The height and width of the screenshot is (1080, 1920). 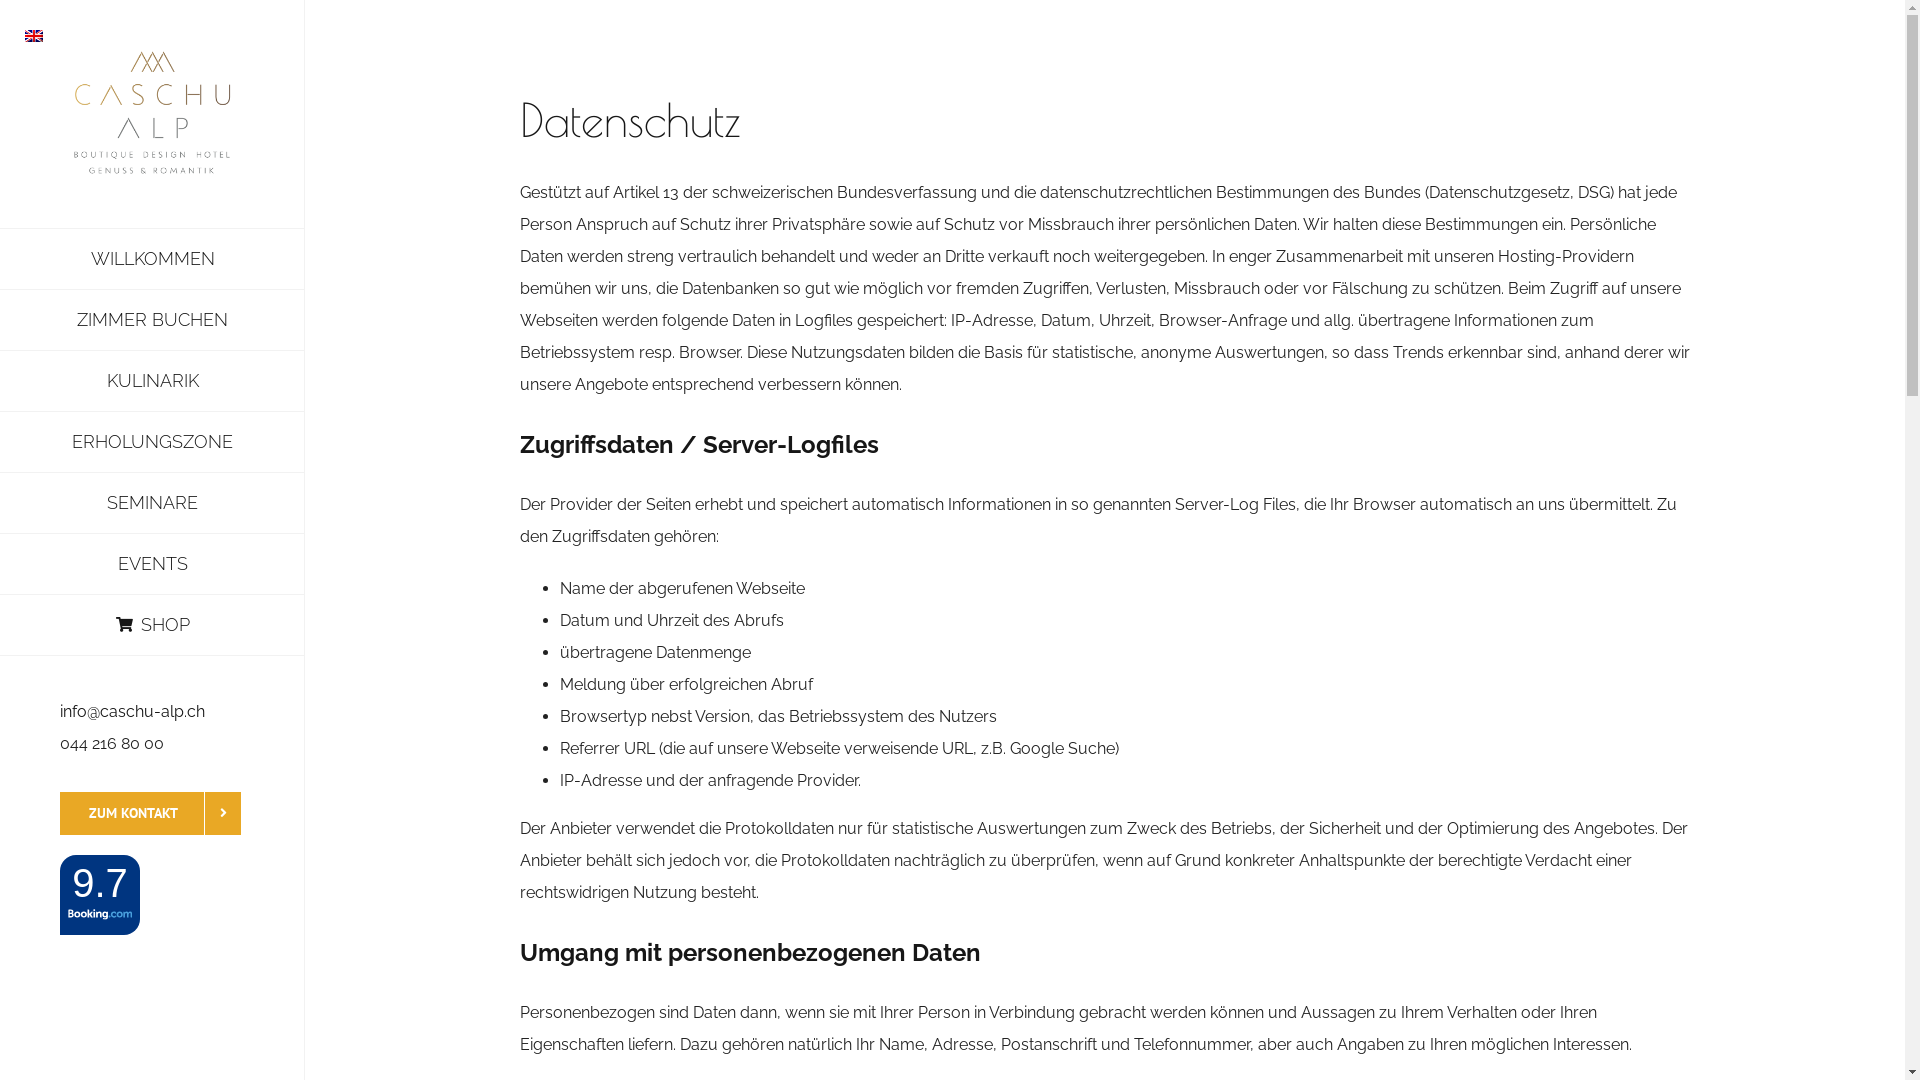 I want to click on 'ZIMMER BUCHEN', so click(x=151, y=319).